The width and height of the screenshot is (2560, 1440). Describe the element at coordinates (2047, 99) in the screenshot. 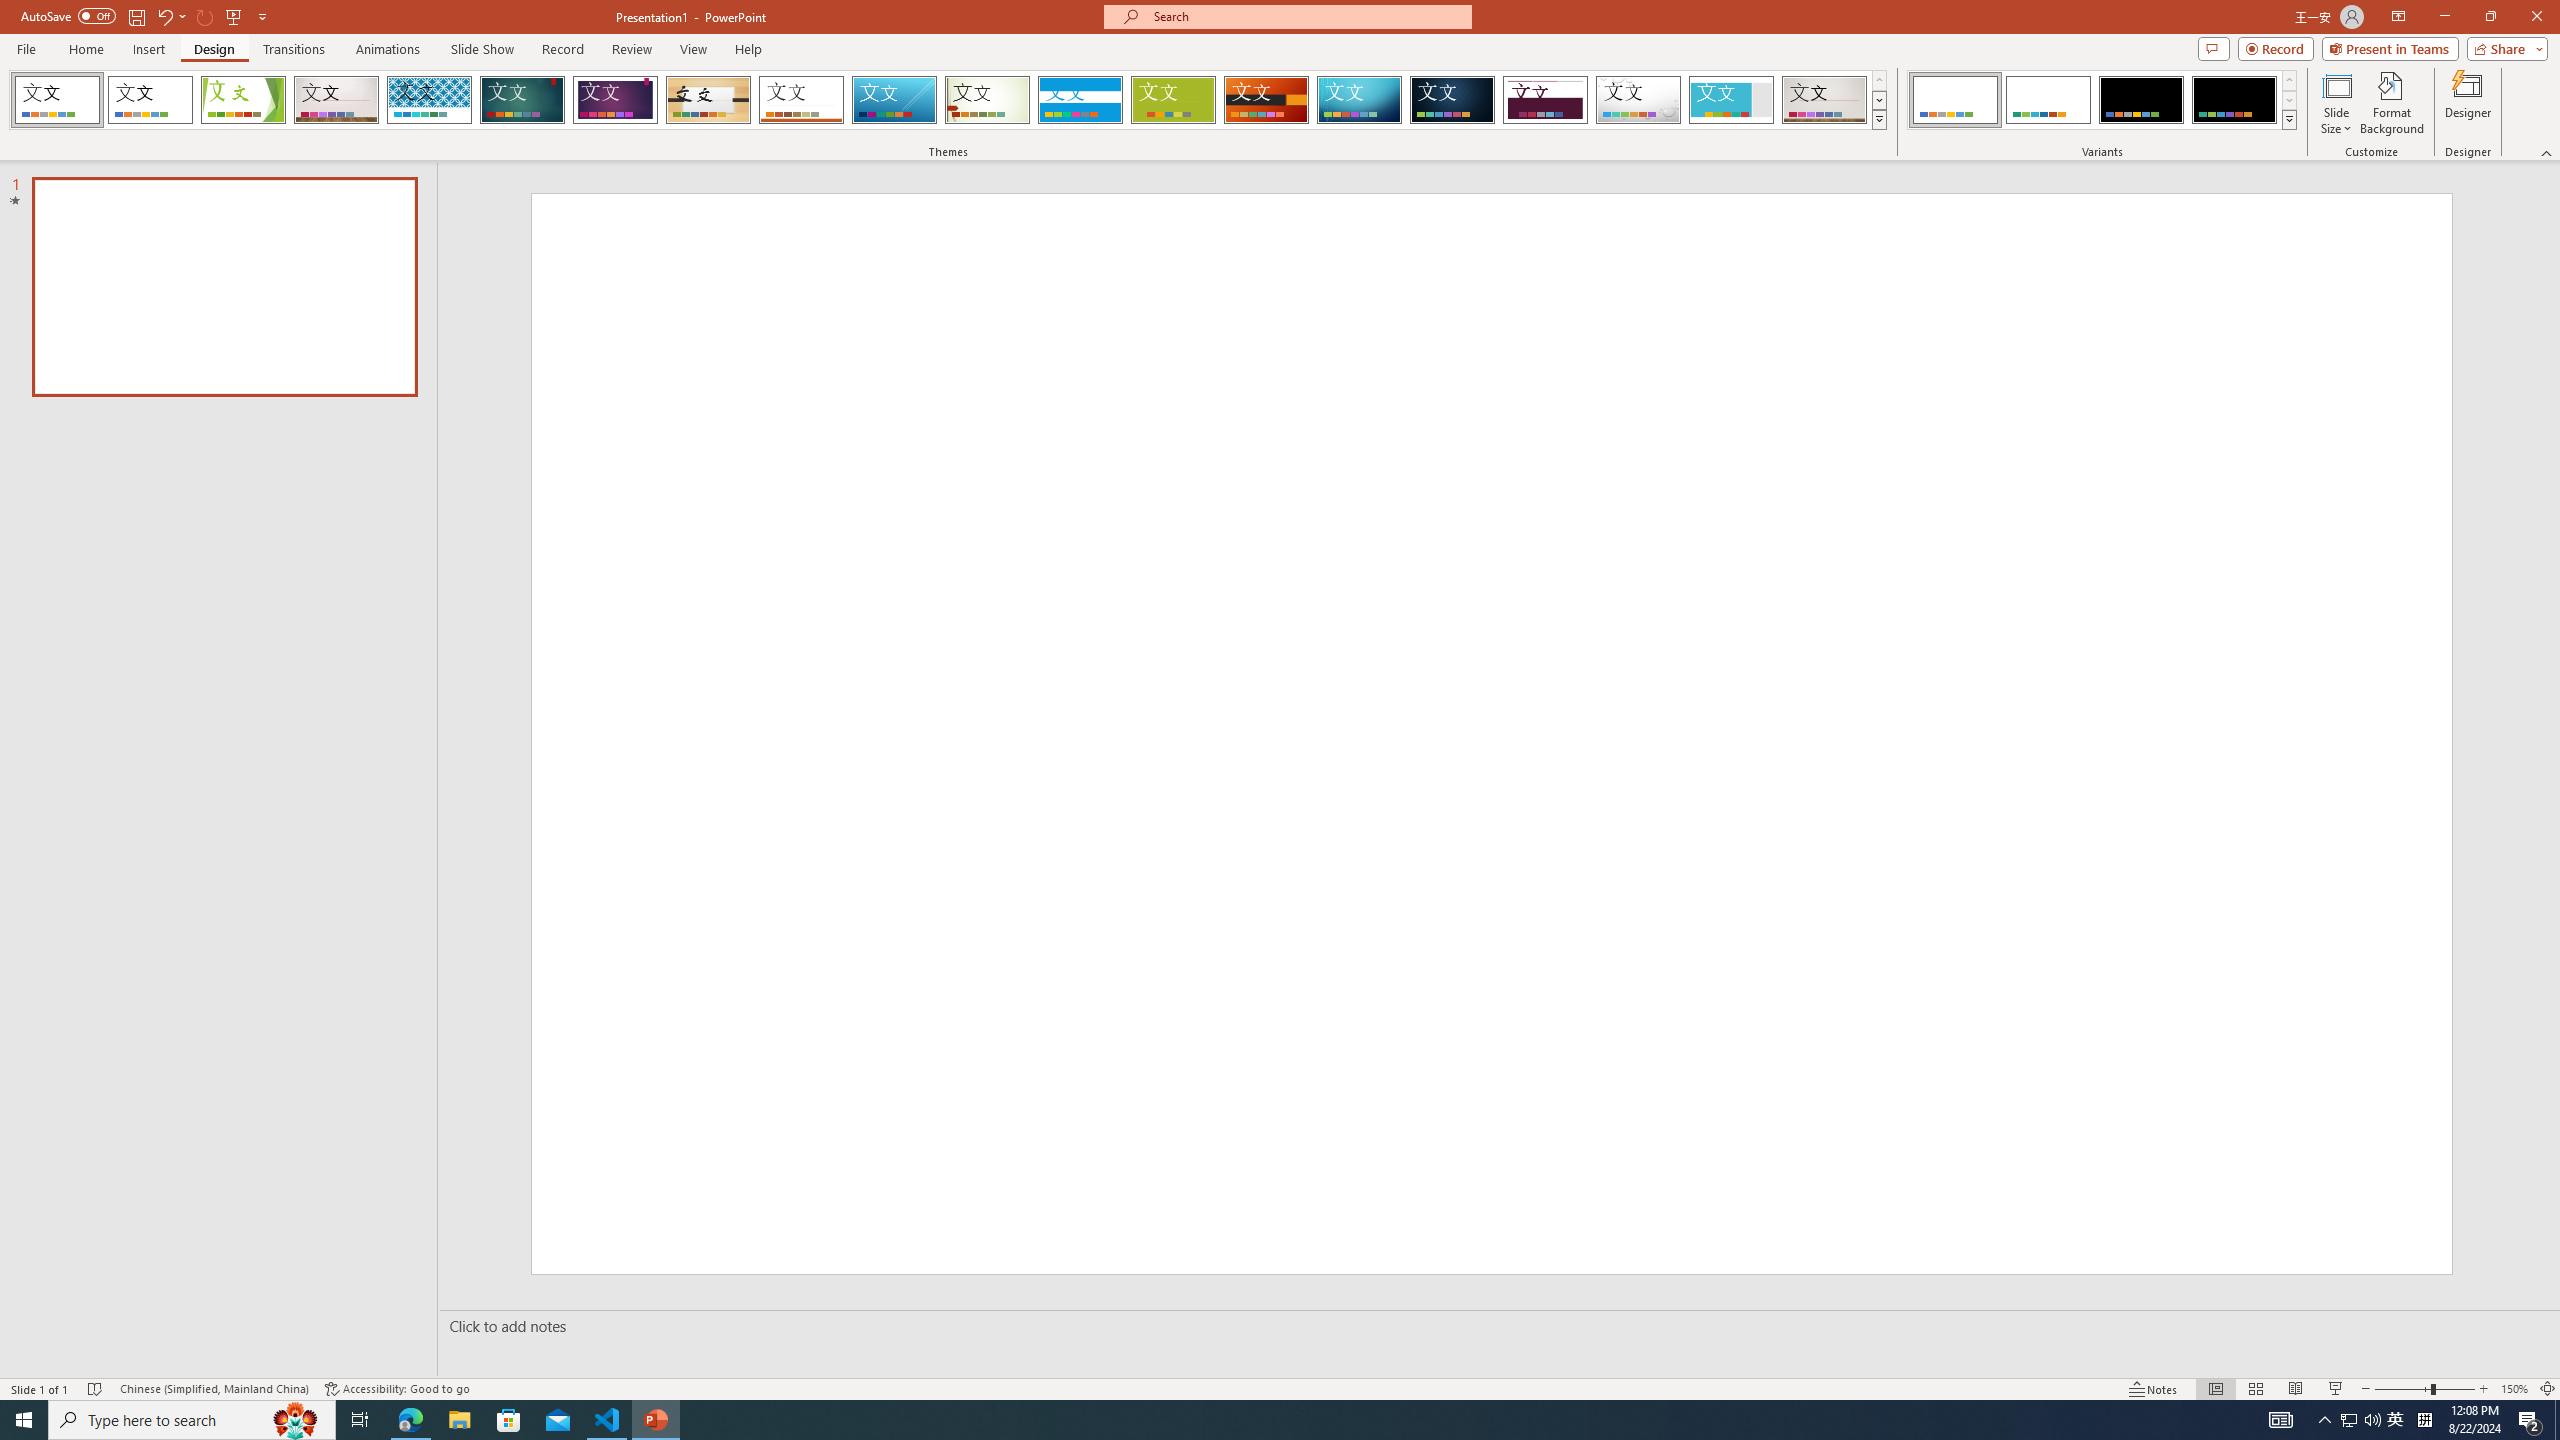

I see `'Office Theme Variant 2'` at that location.